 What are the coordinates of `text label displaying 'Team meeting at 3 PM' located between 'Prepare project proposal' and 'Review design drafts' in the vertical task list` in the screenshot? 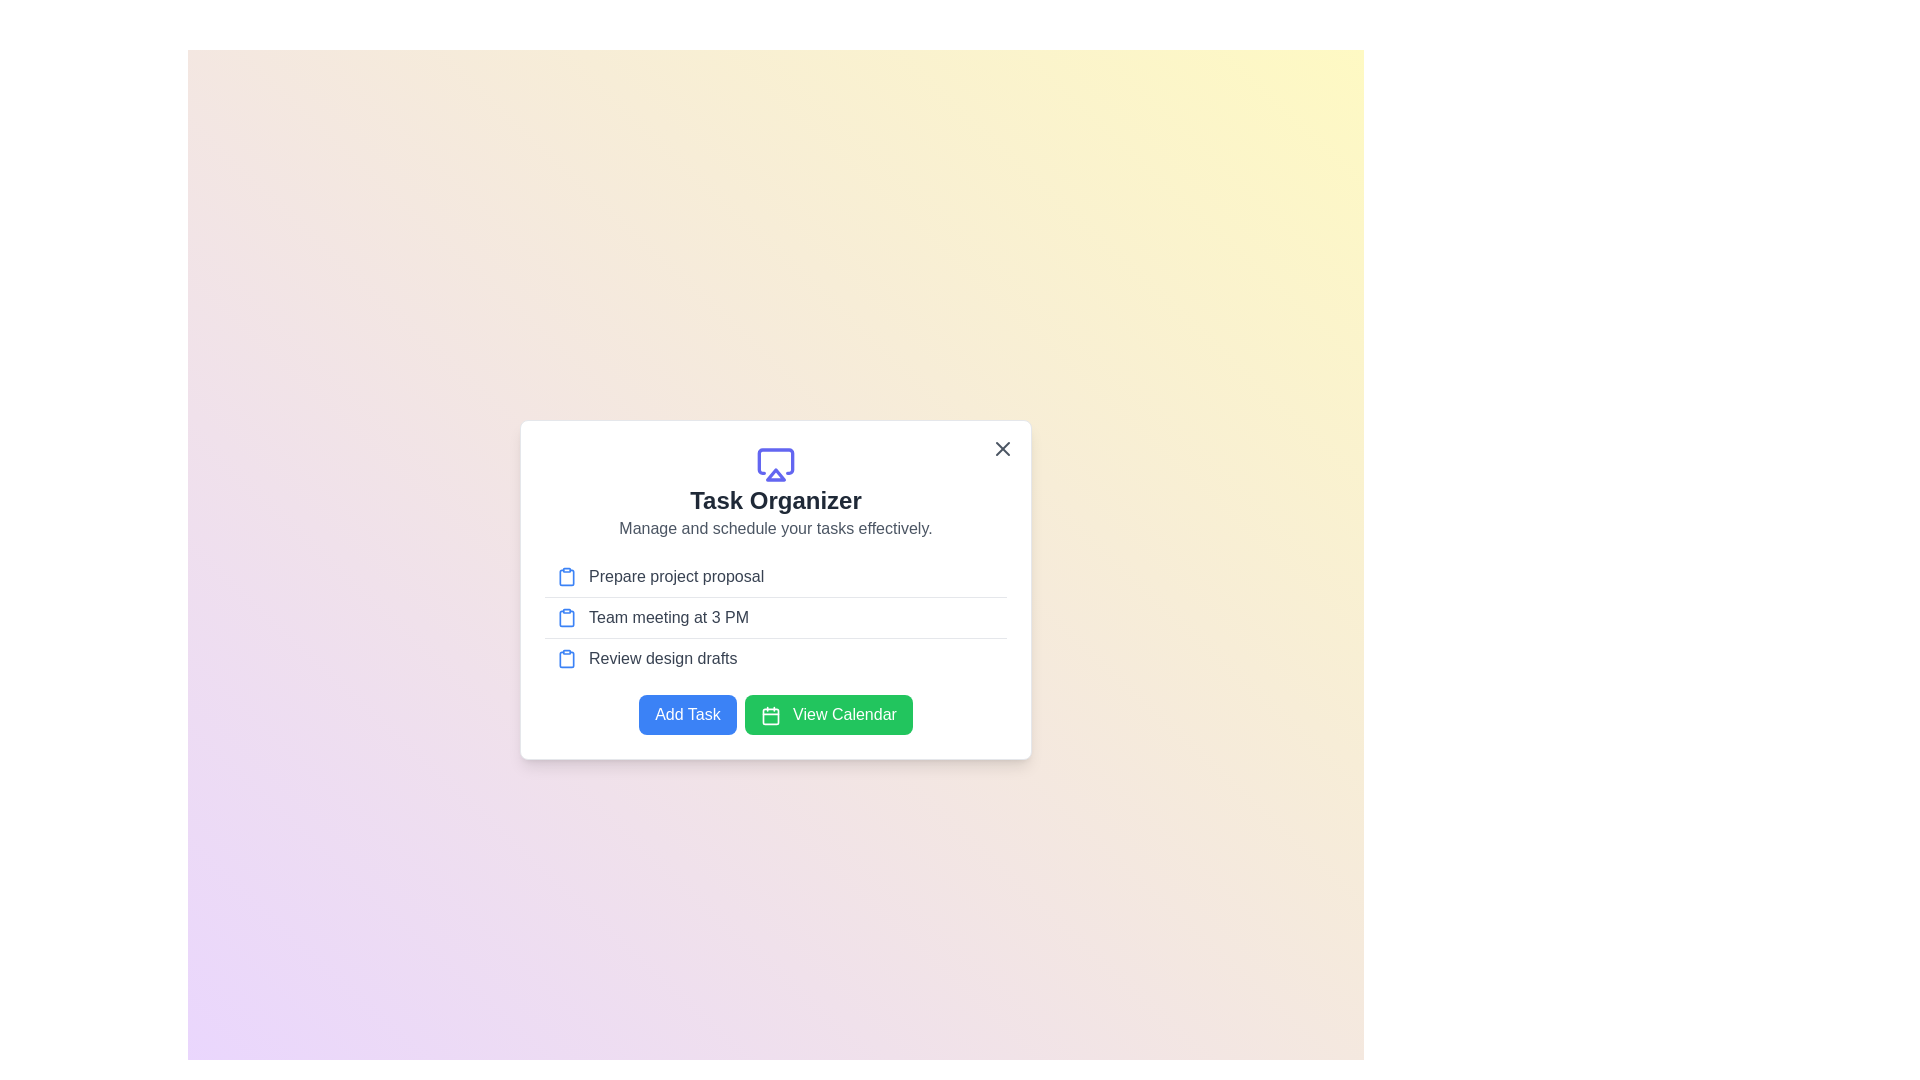 It's located at (669, 616).